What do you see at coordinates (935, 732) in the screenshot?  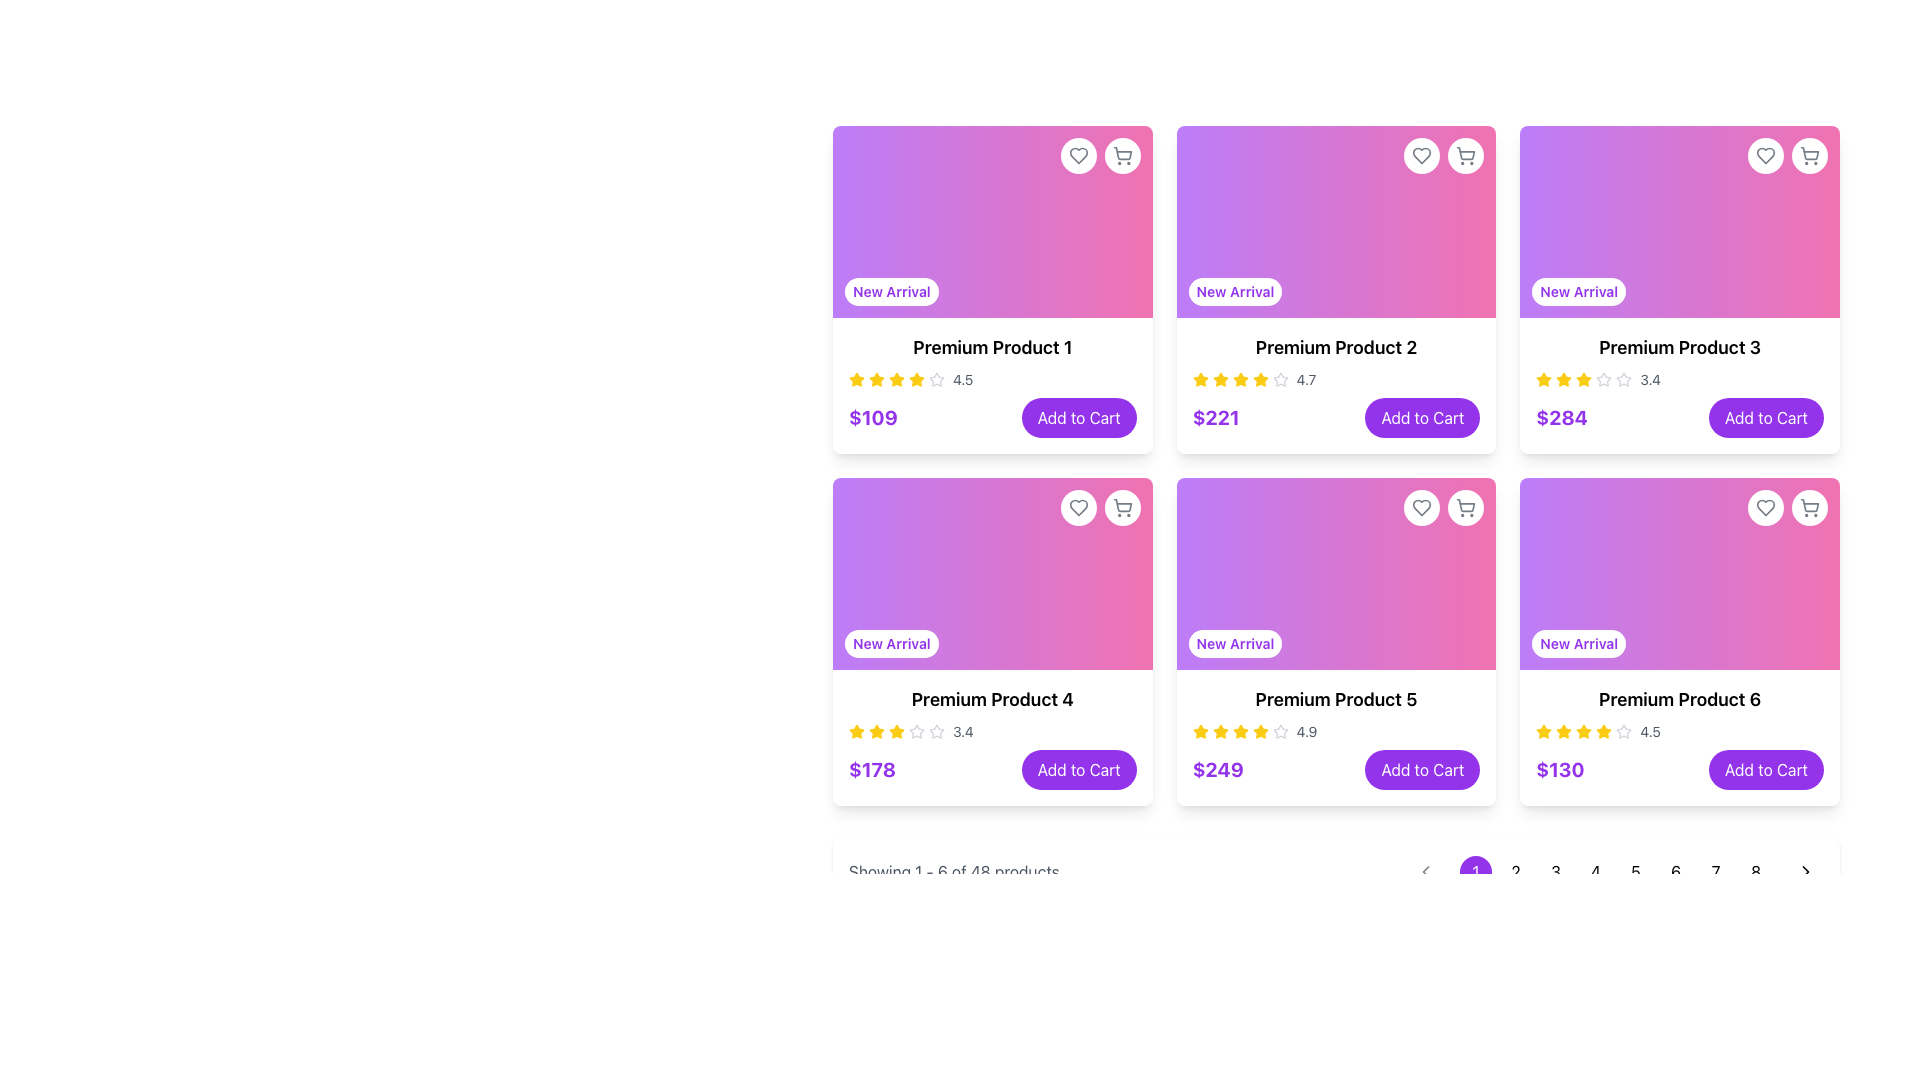 I see `the gray outlined star icon, which is the eighth star in a series of ten, representing a rating system for 'Premium Product 4'` at bounding box center [935, 732].